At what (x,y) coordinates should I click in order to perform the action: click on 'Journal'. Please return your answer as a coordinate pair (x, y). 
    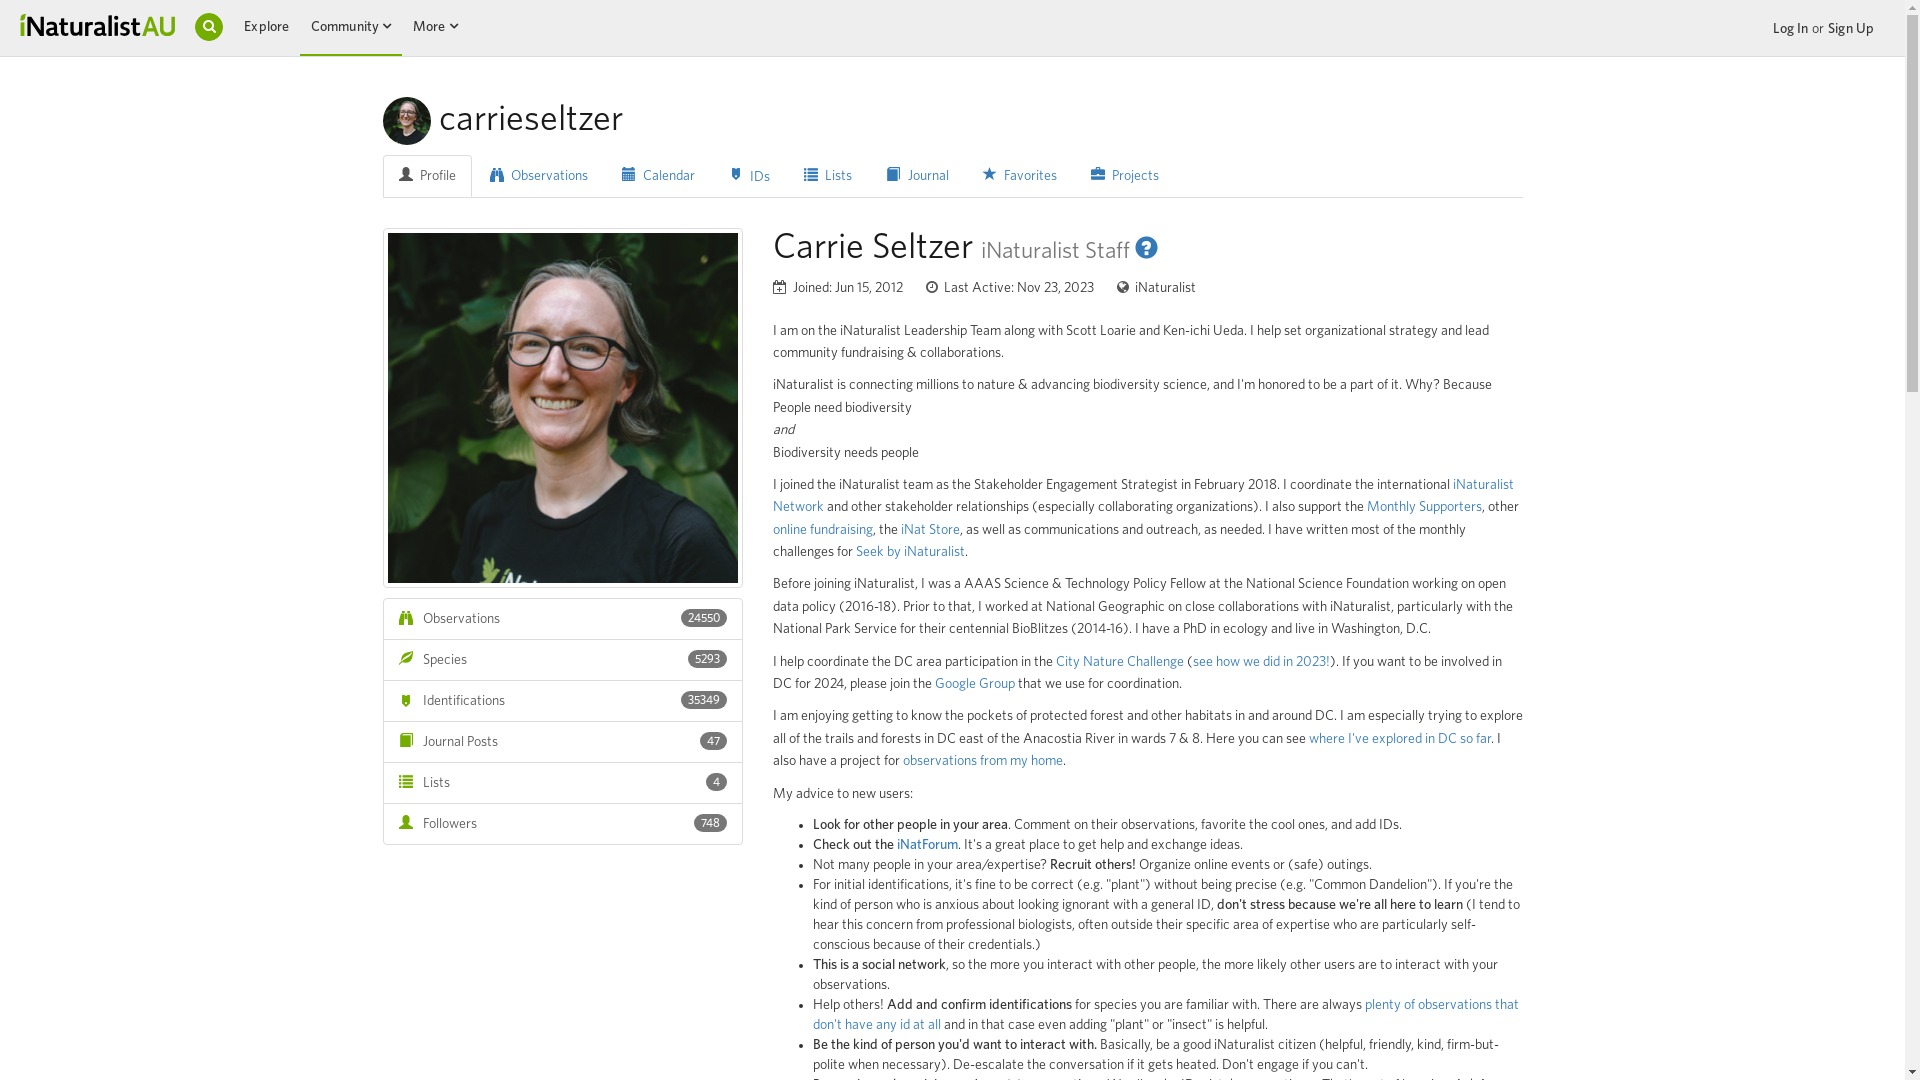
    Looking at the image, I should click on (869, 175).